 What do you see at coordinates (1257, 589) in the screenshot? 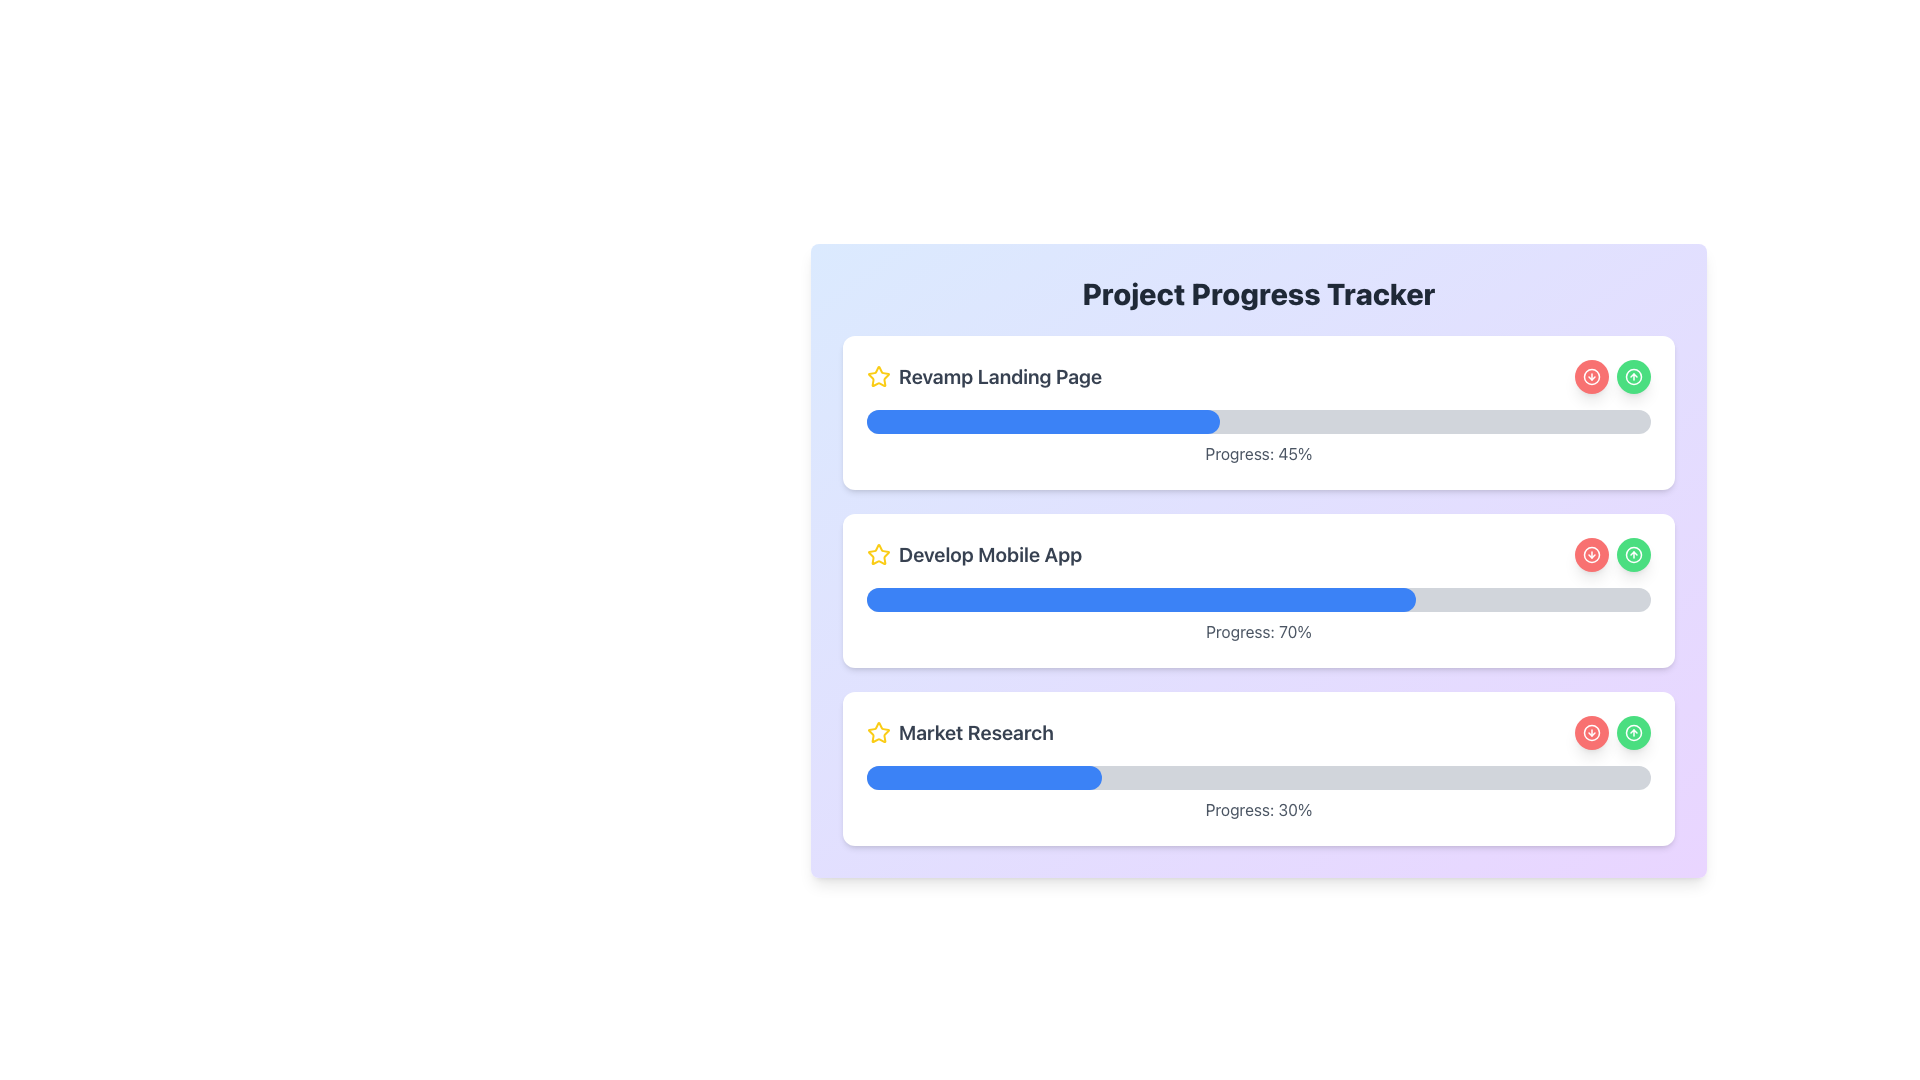
I see `the individual icons or buttons within the second progress tracker section of the structured progress tracker interface, which contains a title, a progress bar, and a percentage indicator` at bounding box center [1257, 589].